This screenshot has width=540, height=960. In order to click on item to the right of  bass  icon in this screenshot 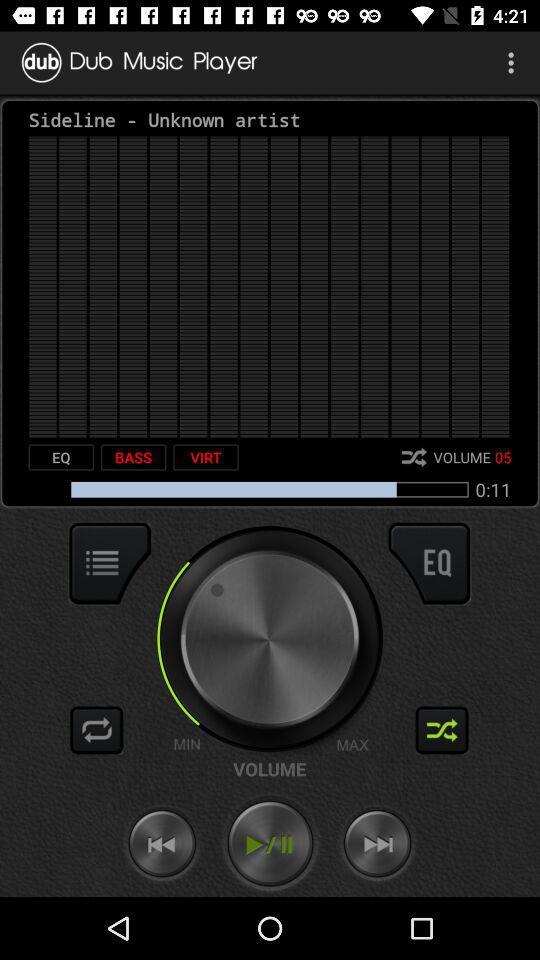, I will do `click(205, 457)`.